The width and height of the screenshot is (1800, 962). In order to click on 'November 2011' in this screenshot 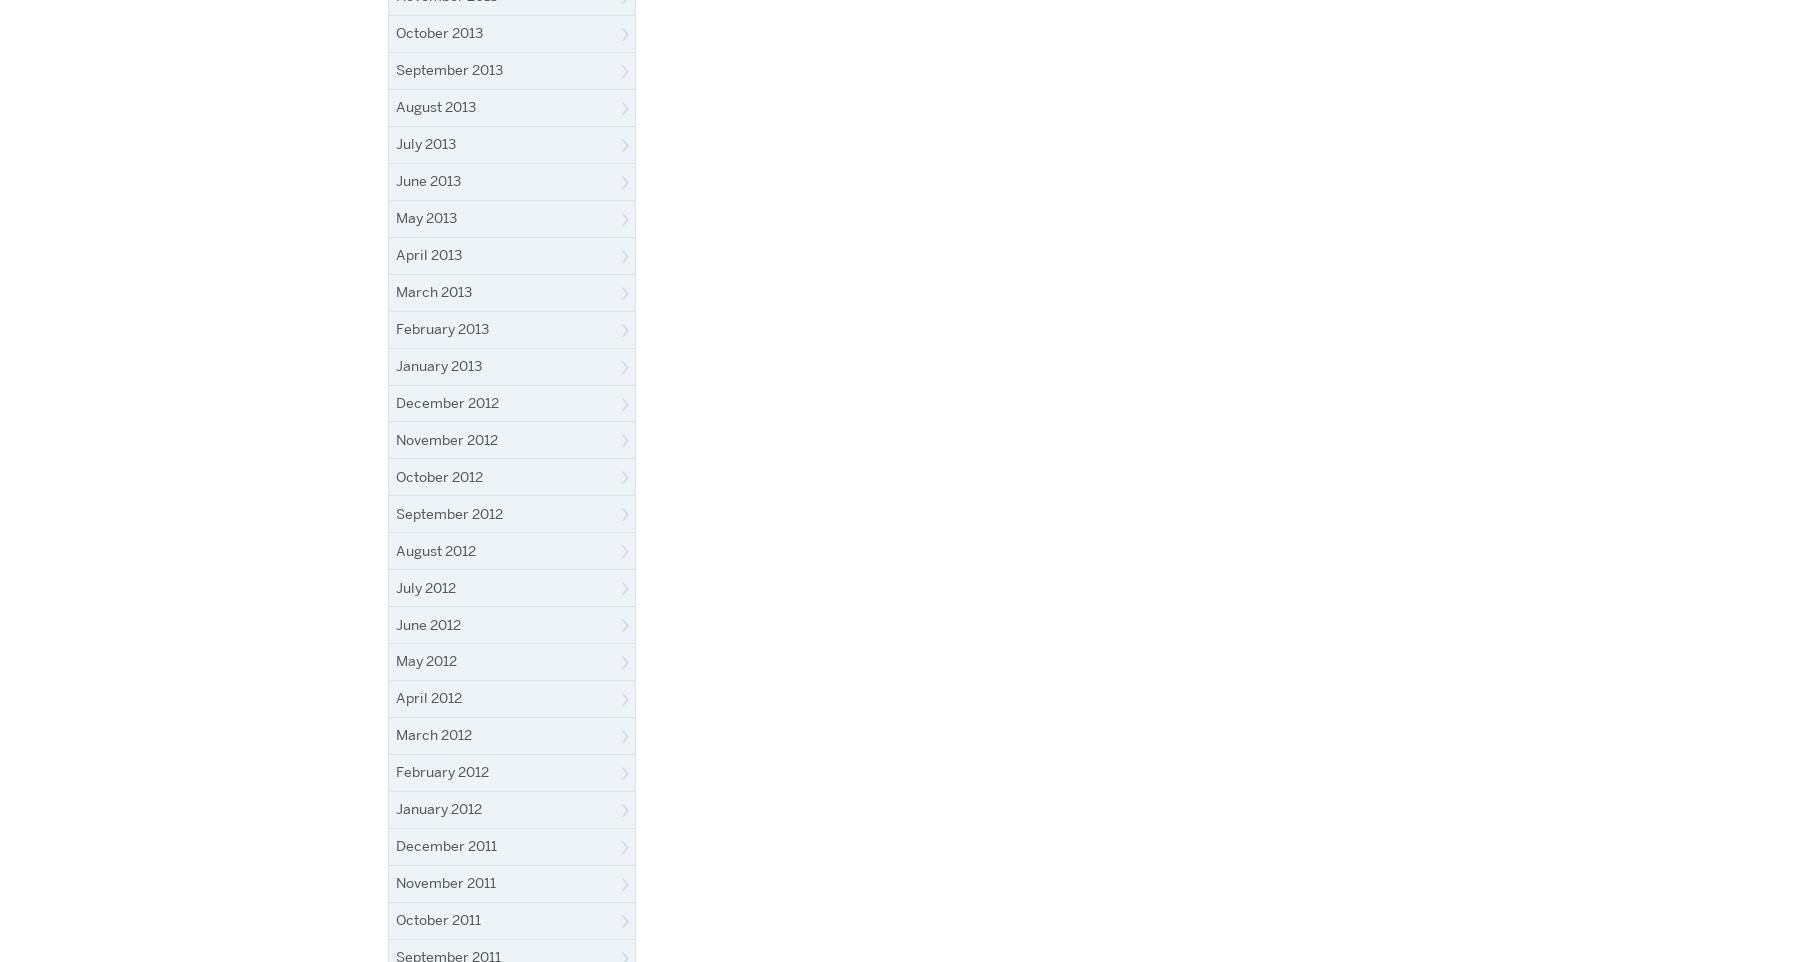, I will do `click(446, 882)`.